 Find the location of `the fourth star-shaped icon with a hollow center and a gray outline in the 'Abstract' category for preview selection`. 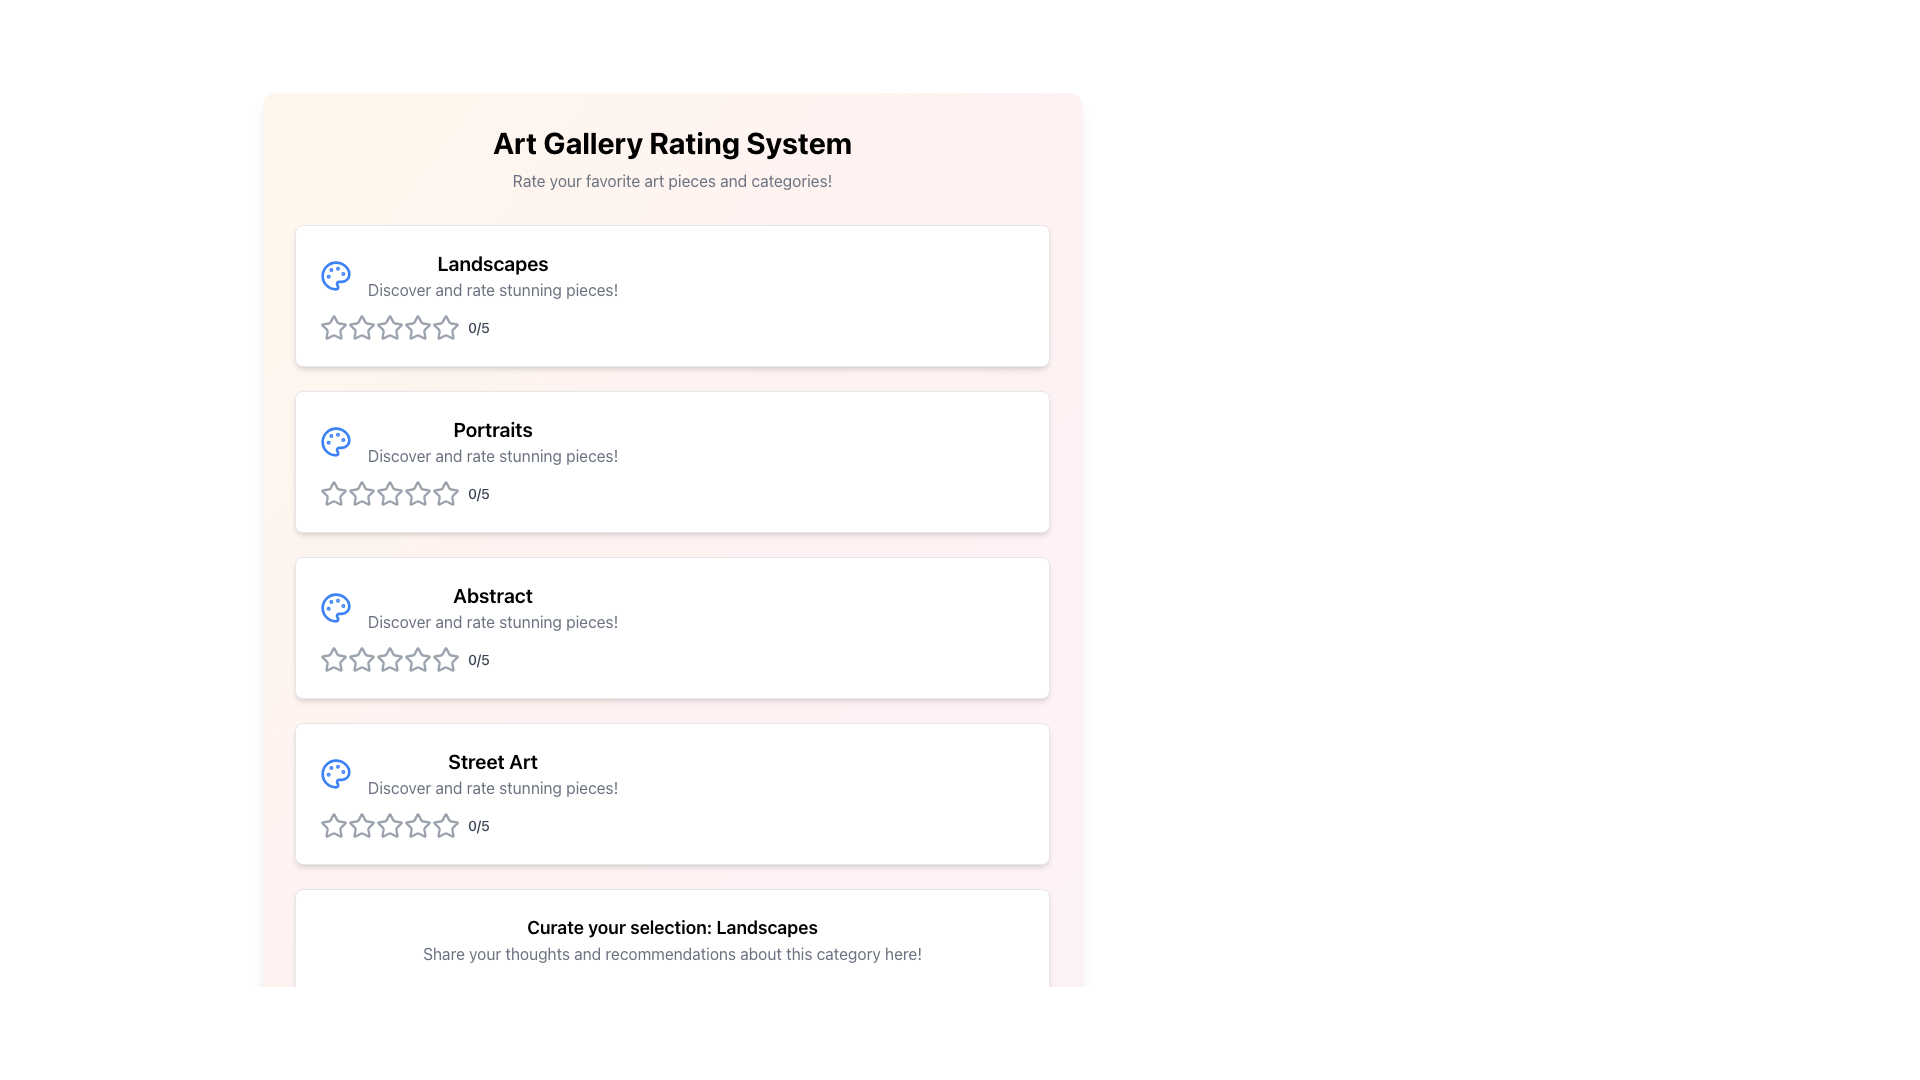

the fourth star-shaped icon with a hollow center and a gray outline in the 'Abstract' category for preview selection is located at coordinates (445, 659).